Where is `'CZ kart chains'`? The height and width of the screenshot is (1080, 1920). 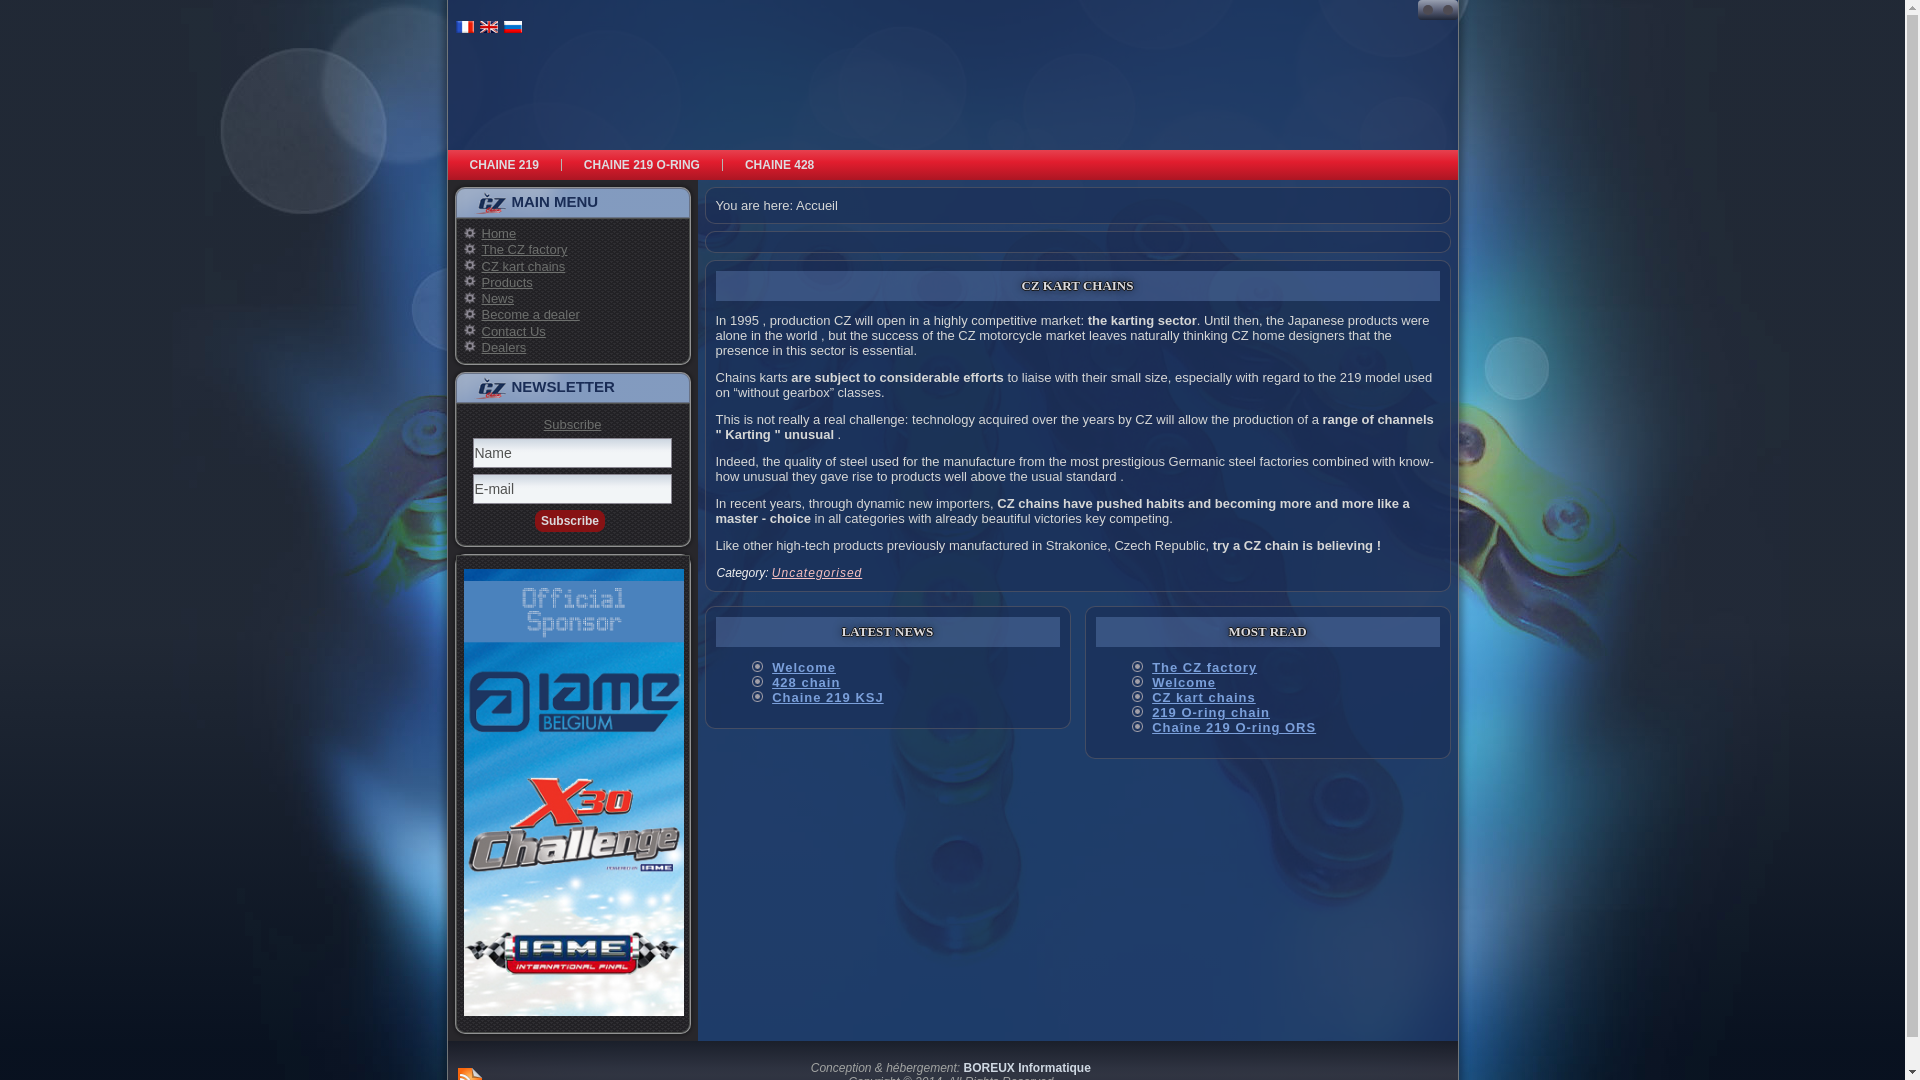
'CZ kart chains' is located at coordinates (481, 264).